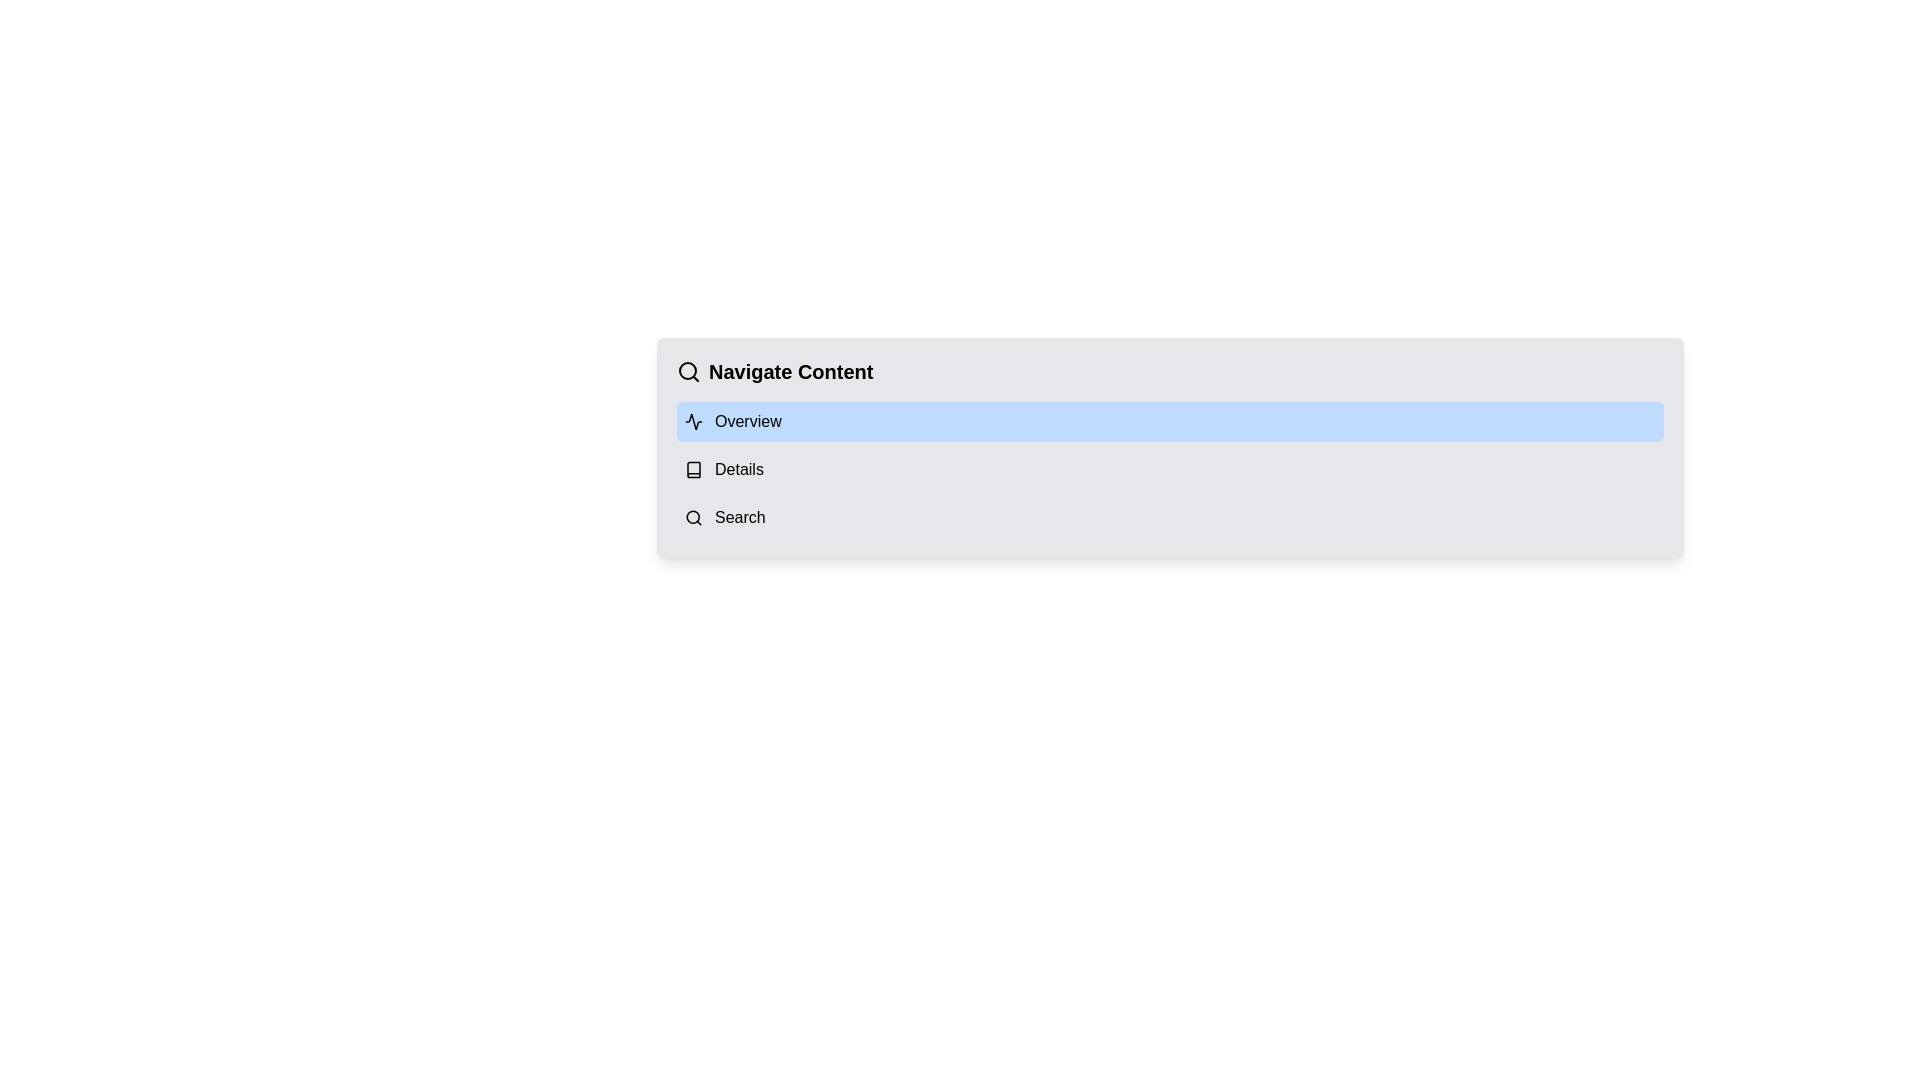 This screenshot has height=1080, width=1920. I want to click on the 'Overview' icon located at the start of the navigation menu, positioned to the left of the text 'Overview', so click(694, 420).